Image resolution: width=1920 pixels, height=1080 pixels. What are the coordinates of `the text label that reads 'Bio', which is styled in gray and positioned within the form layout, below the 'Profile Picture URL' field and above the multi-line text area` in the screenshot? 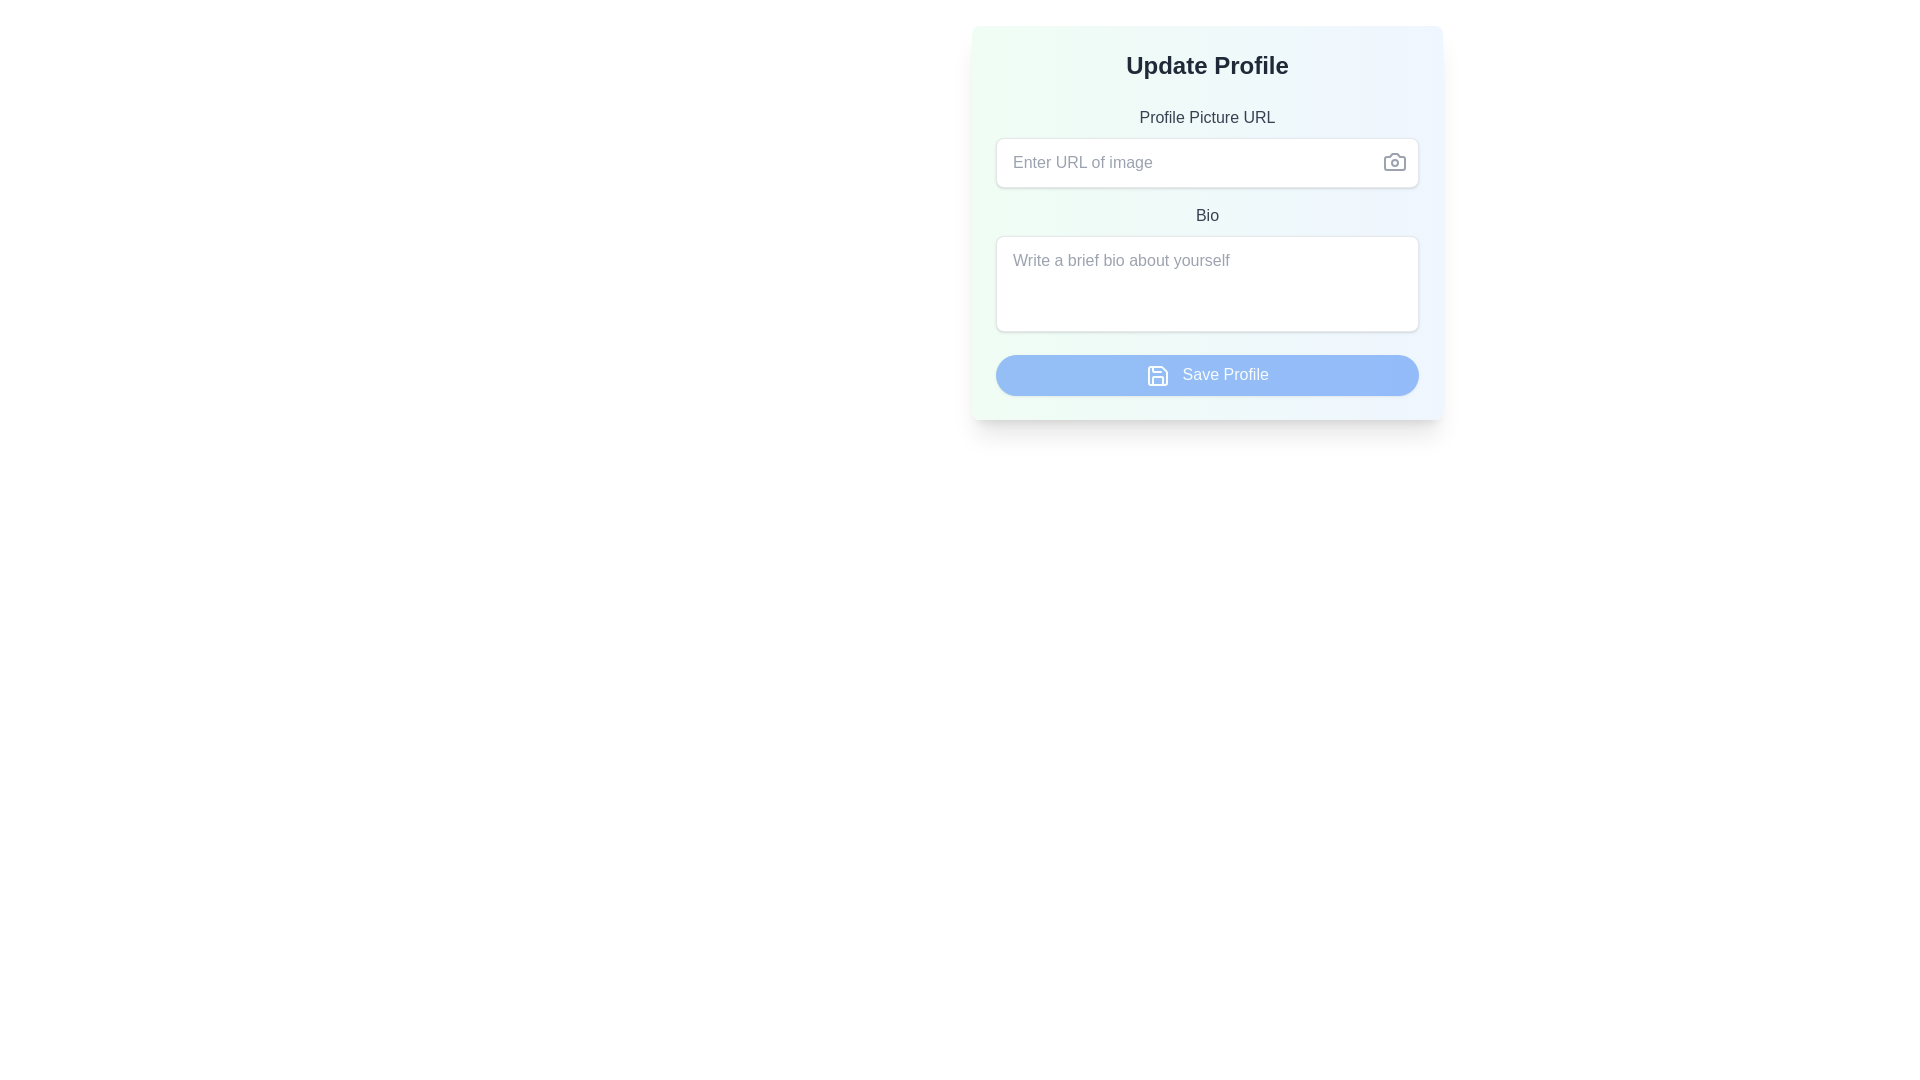 It's located at (1206, 216).